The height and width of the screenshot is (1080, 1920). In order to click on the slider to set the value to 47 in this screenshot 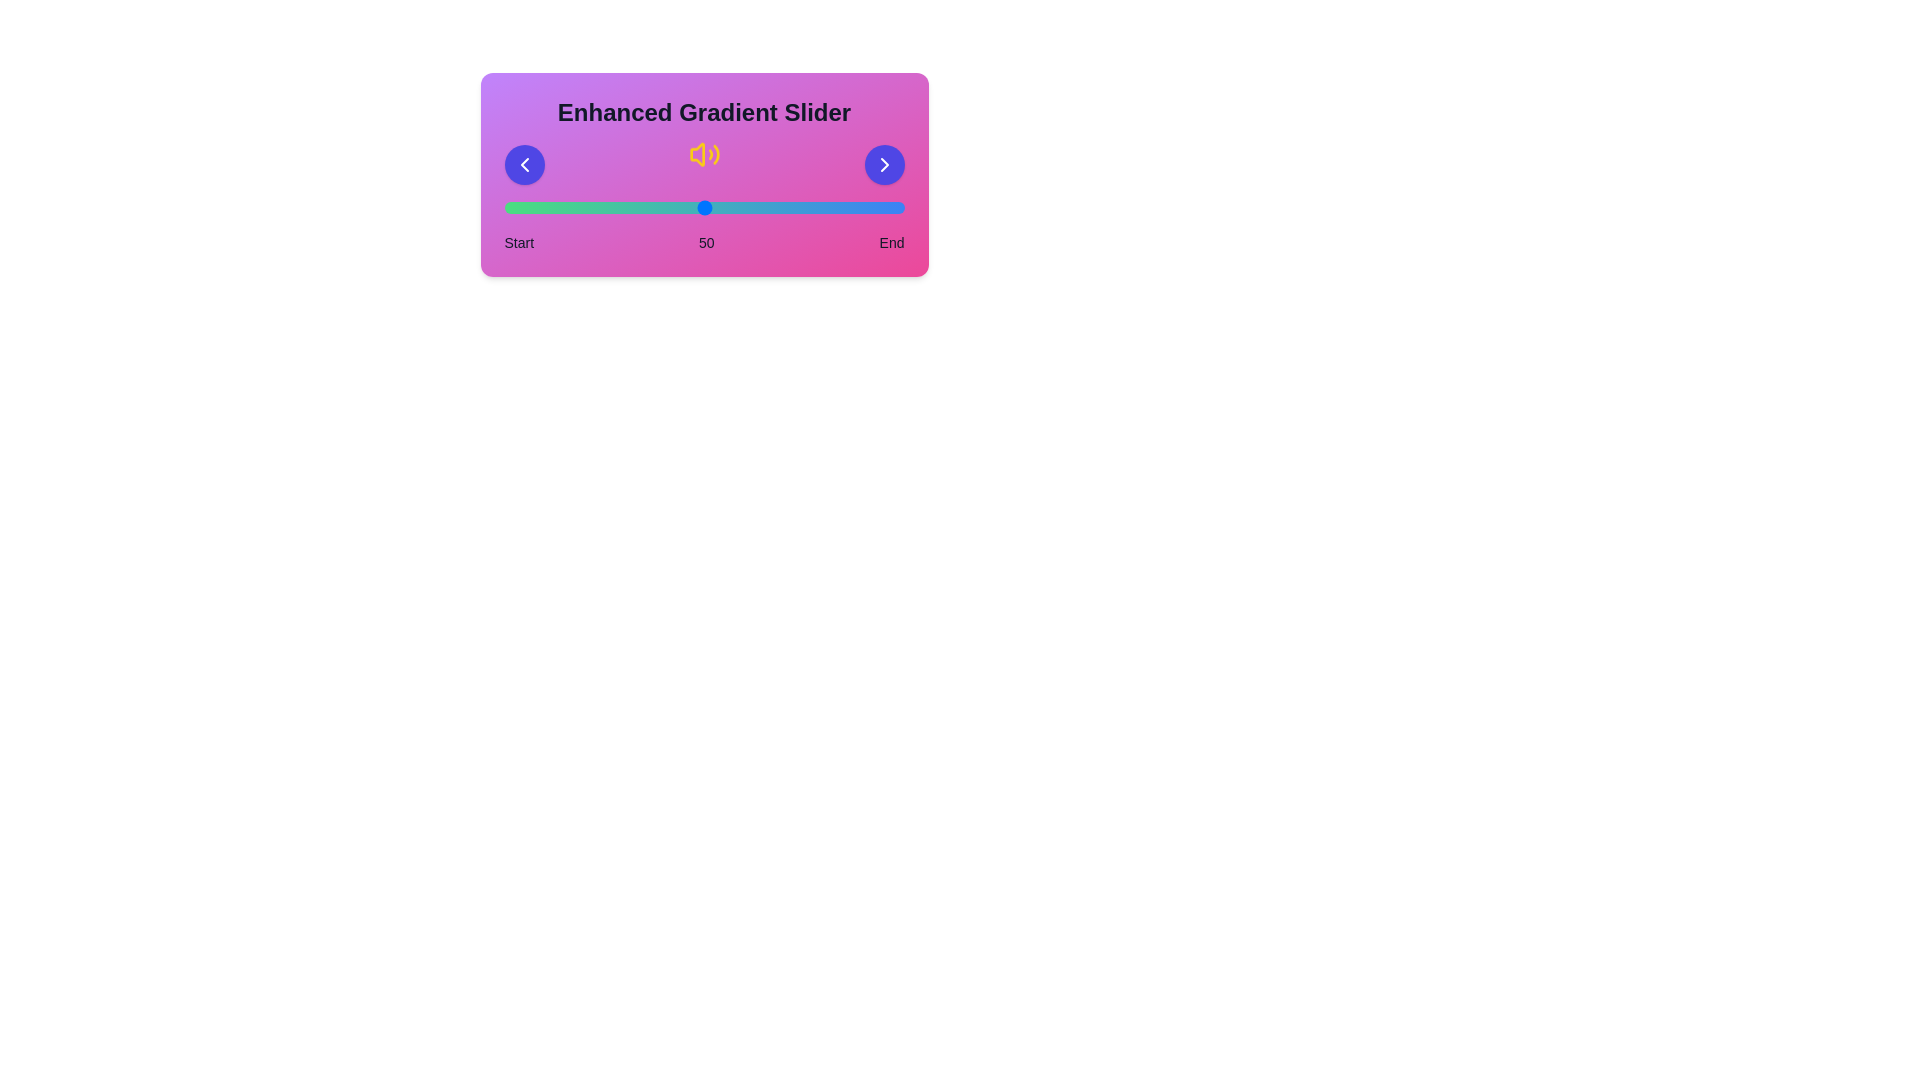, I will do `click(692, 208)`.